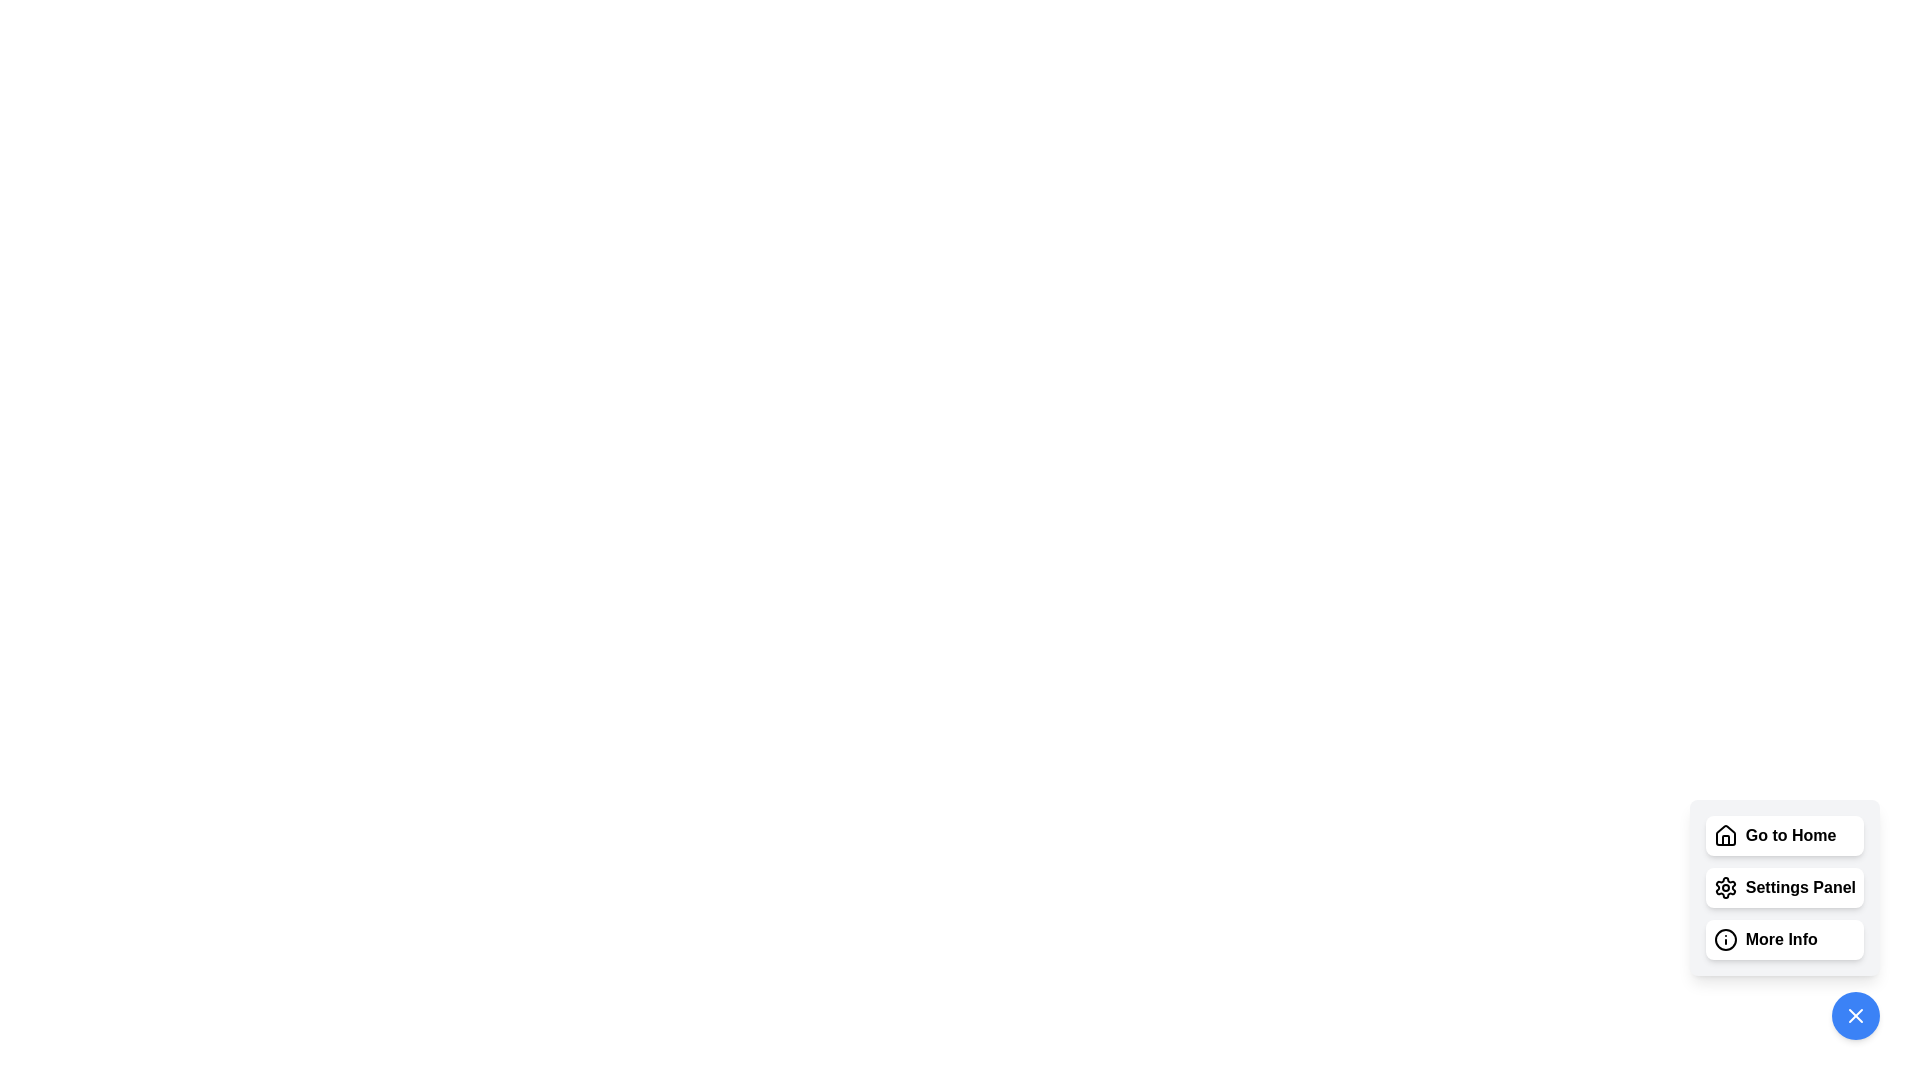  Describe the element at coordinates (1724, 940) in the screenshot. I see `the information icon, which is part of the 'More Info' button located at the bottom right corner of the interface` at that location.